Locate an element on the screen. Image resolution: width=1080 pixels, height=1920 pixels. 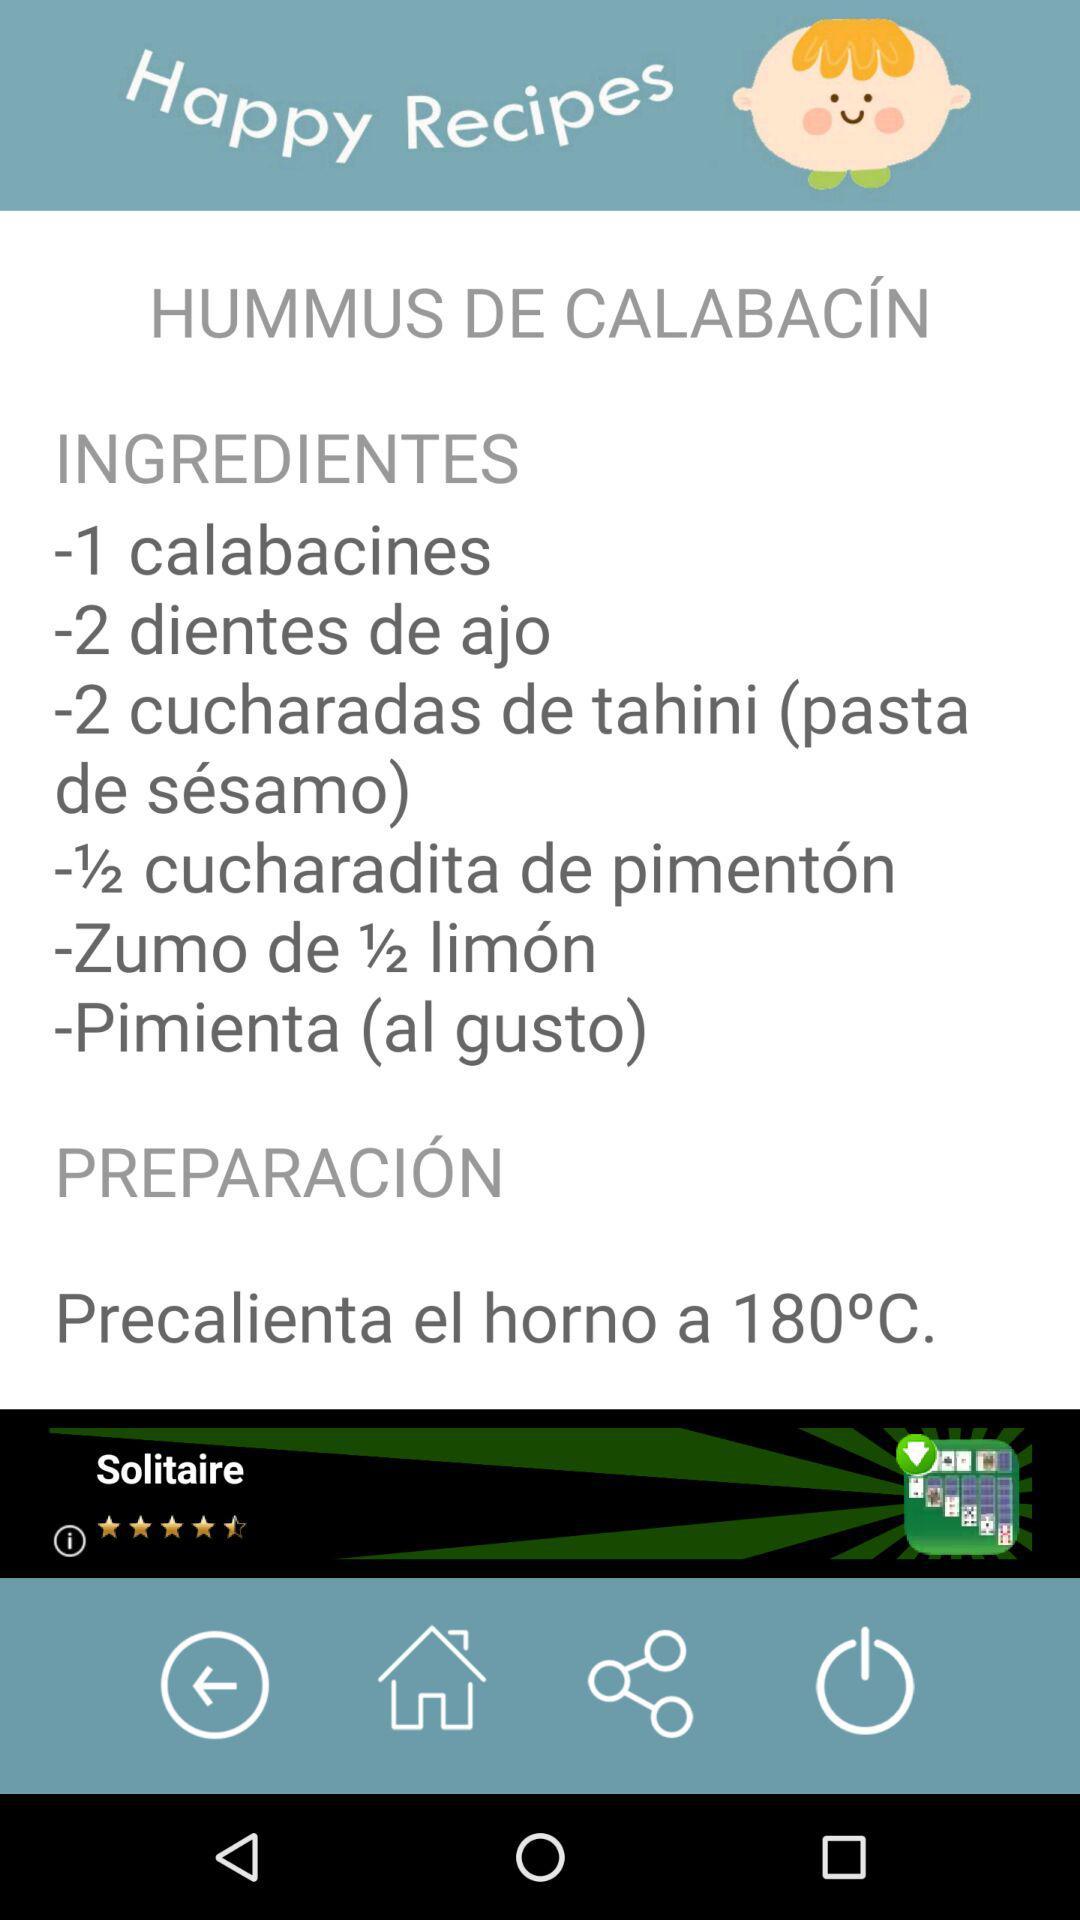
the home icon is located at coordinates (431, 1804).